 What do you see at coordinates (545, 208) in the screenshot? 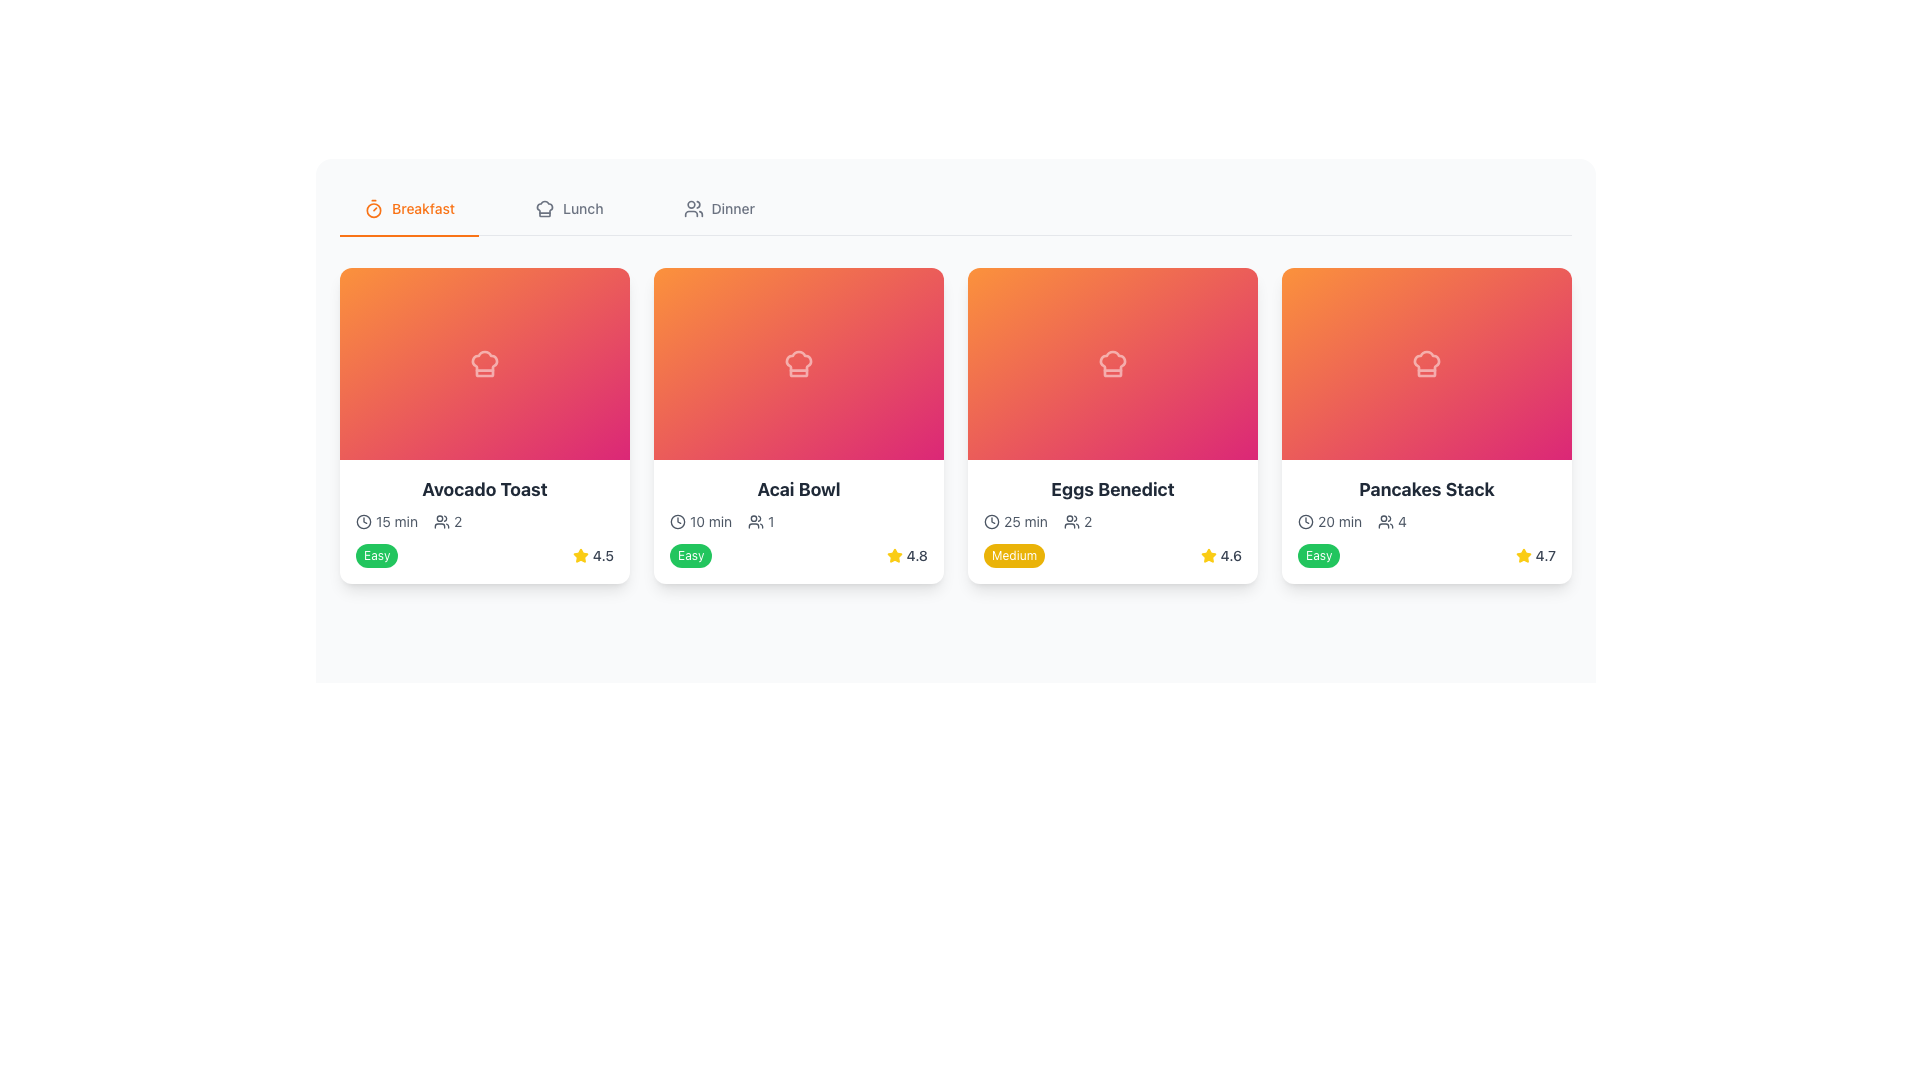
I see `the chef's hat icon` at bounding box center [545, 208].